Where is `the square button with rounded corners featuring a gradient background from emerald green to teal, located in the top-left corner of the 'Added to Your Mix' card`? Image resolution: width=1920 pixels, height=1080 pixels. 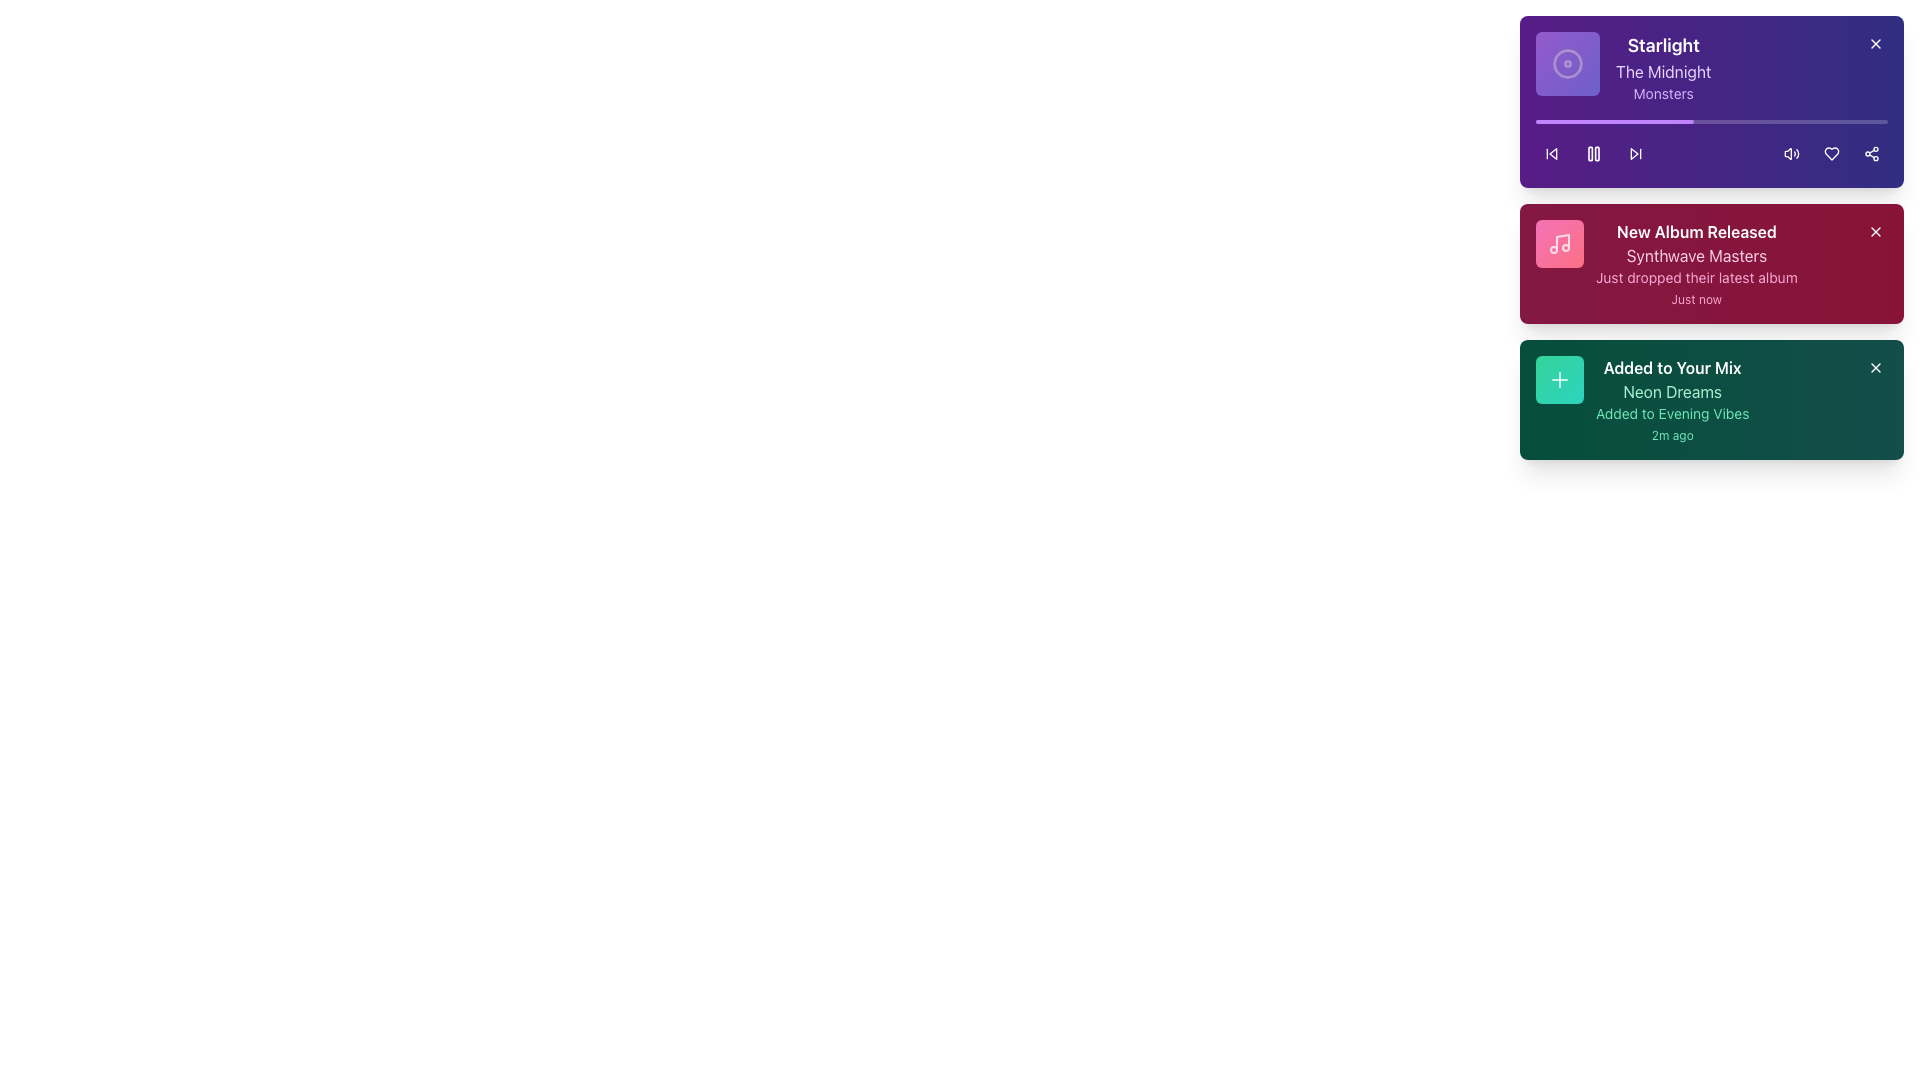
the square button with rounded corners featuring a gradient background from emerald green to teal, located in the top-left corner of the 'Added to Your Mix' card is located at coordinates (1559, 380).